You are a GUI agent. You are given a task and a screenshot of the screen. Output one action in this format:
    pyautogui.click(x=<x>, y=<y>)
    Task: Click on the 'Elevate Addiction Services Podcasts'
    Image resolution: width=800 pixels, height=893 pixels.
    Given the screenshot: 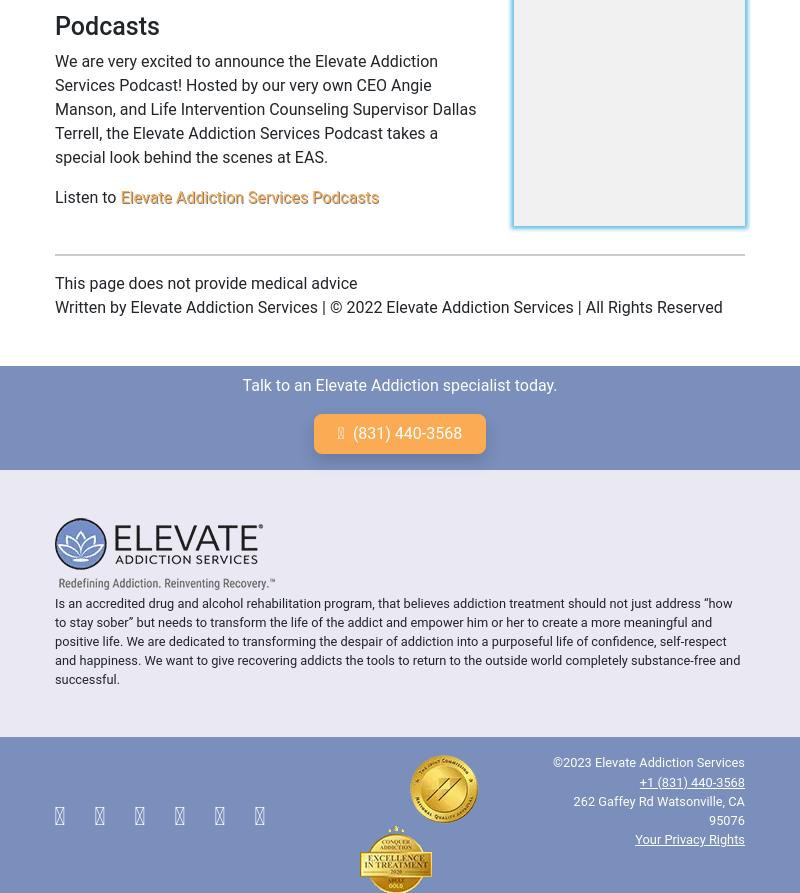 What is the action you would take?
    pyautogui.click(x=247, y=195)
    